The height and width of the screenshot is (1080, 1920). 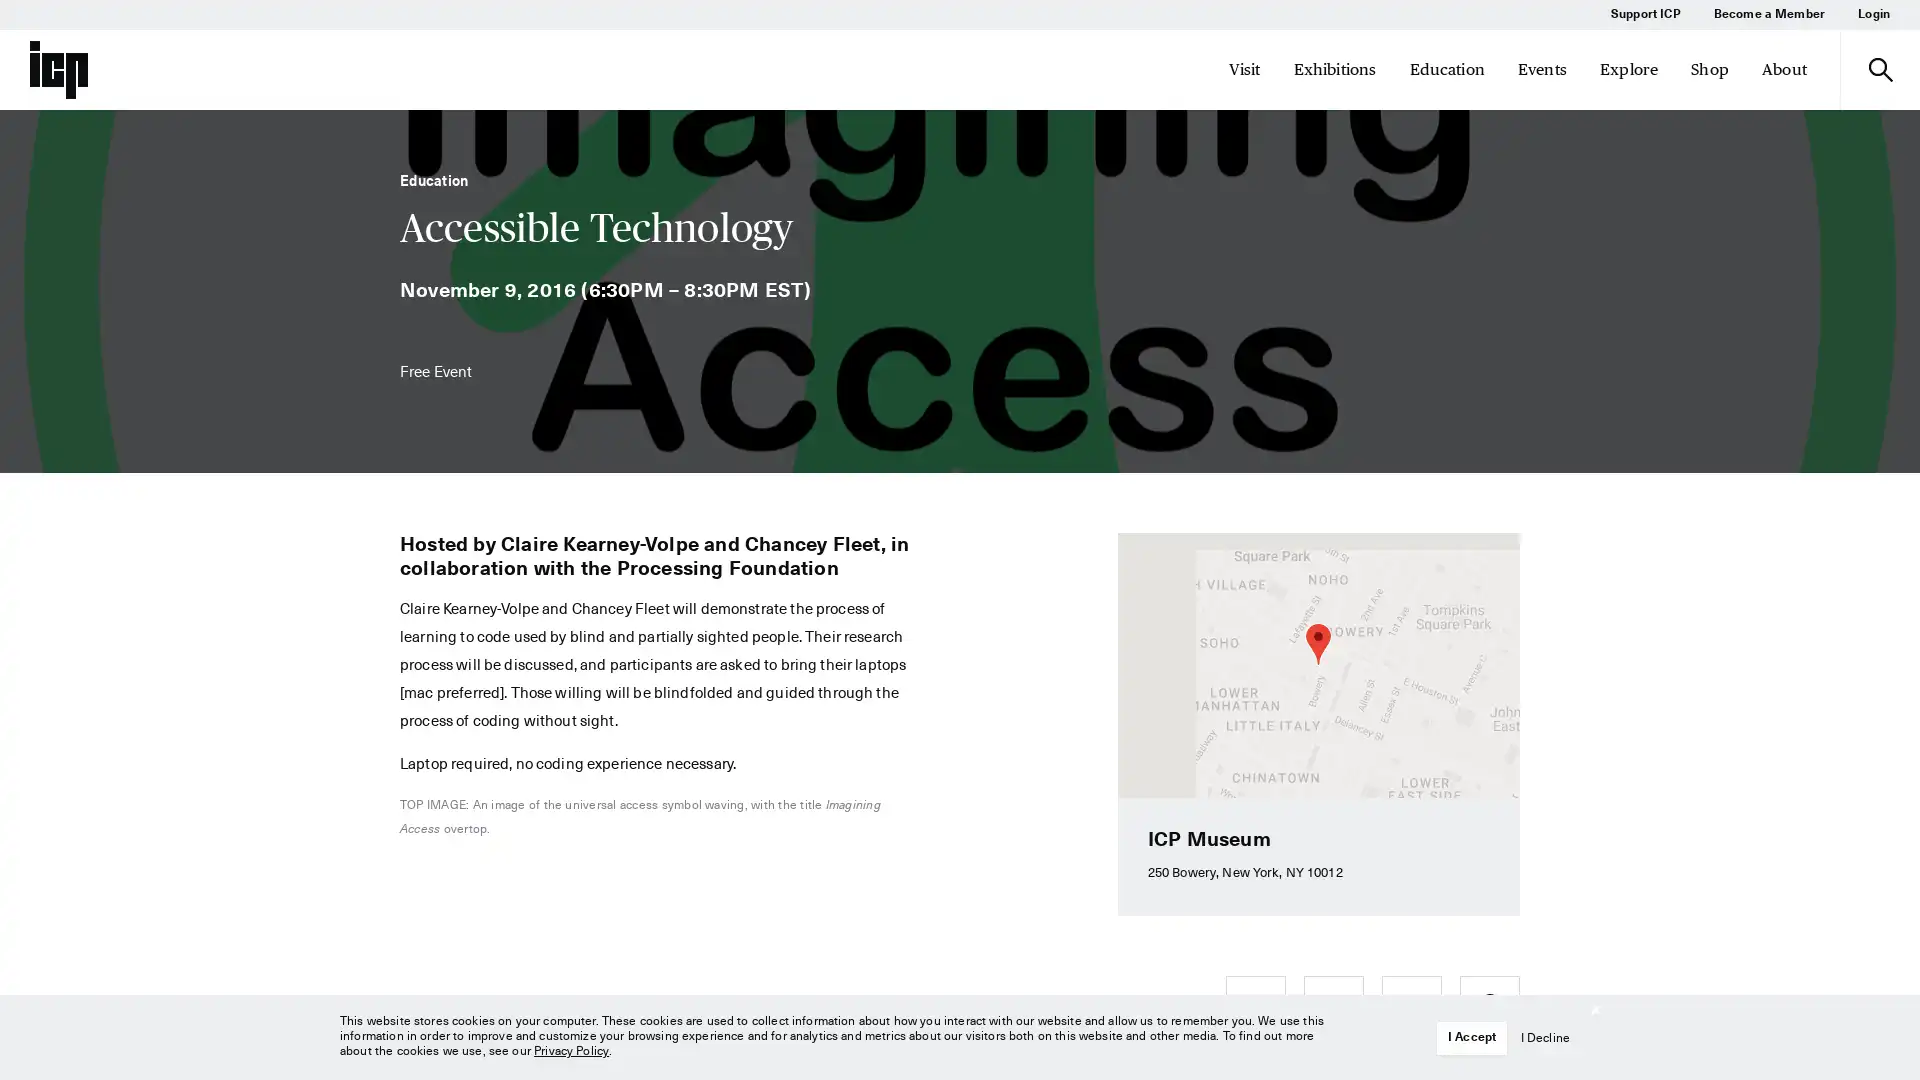 I want to click on Keyboard shortcuts, so click(x=1180, y=789).